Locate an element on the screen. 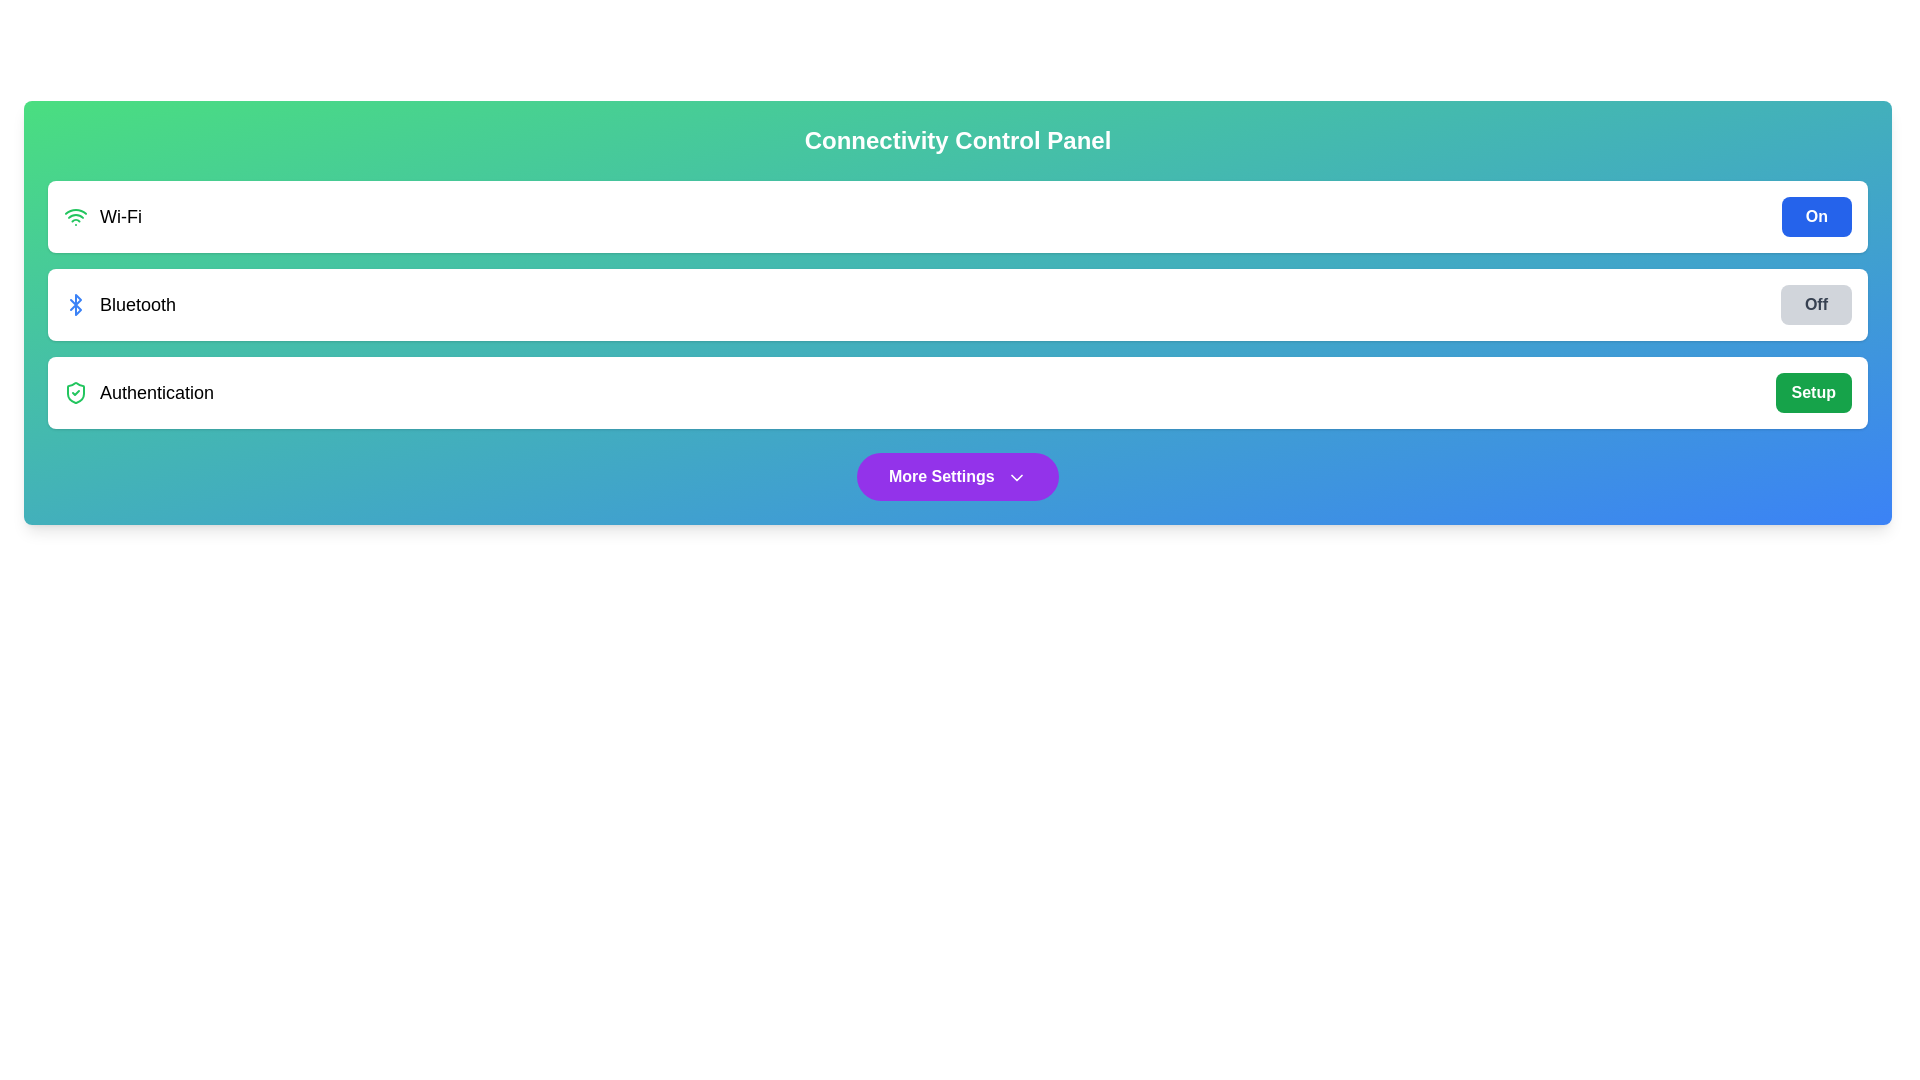 The height and width of the screenshot is (1080, 1920). the secure status icon located to the left of the 'Authentication' text in the settings panel, which indicates successful authentication is located at coordinates (76, 393).